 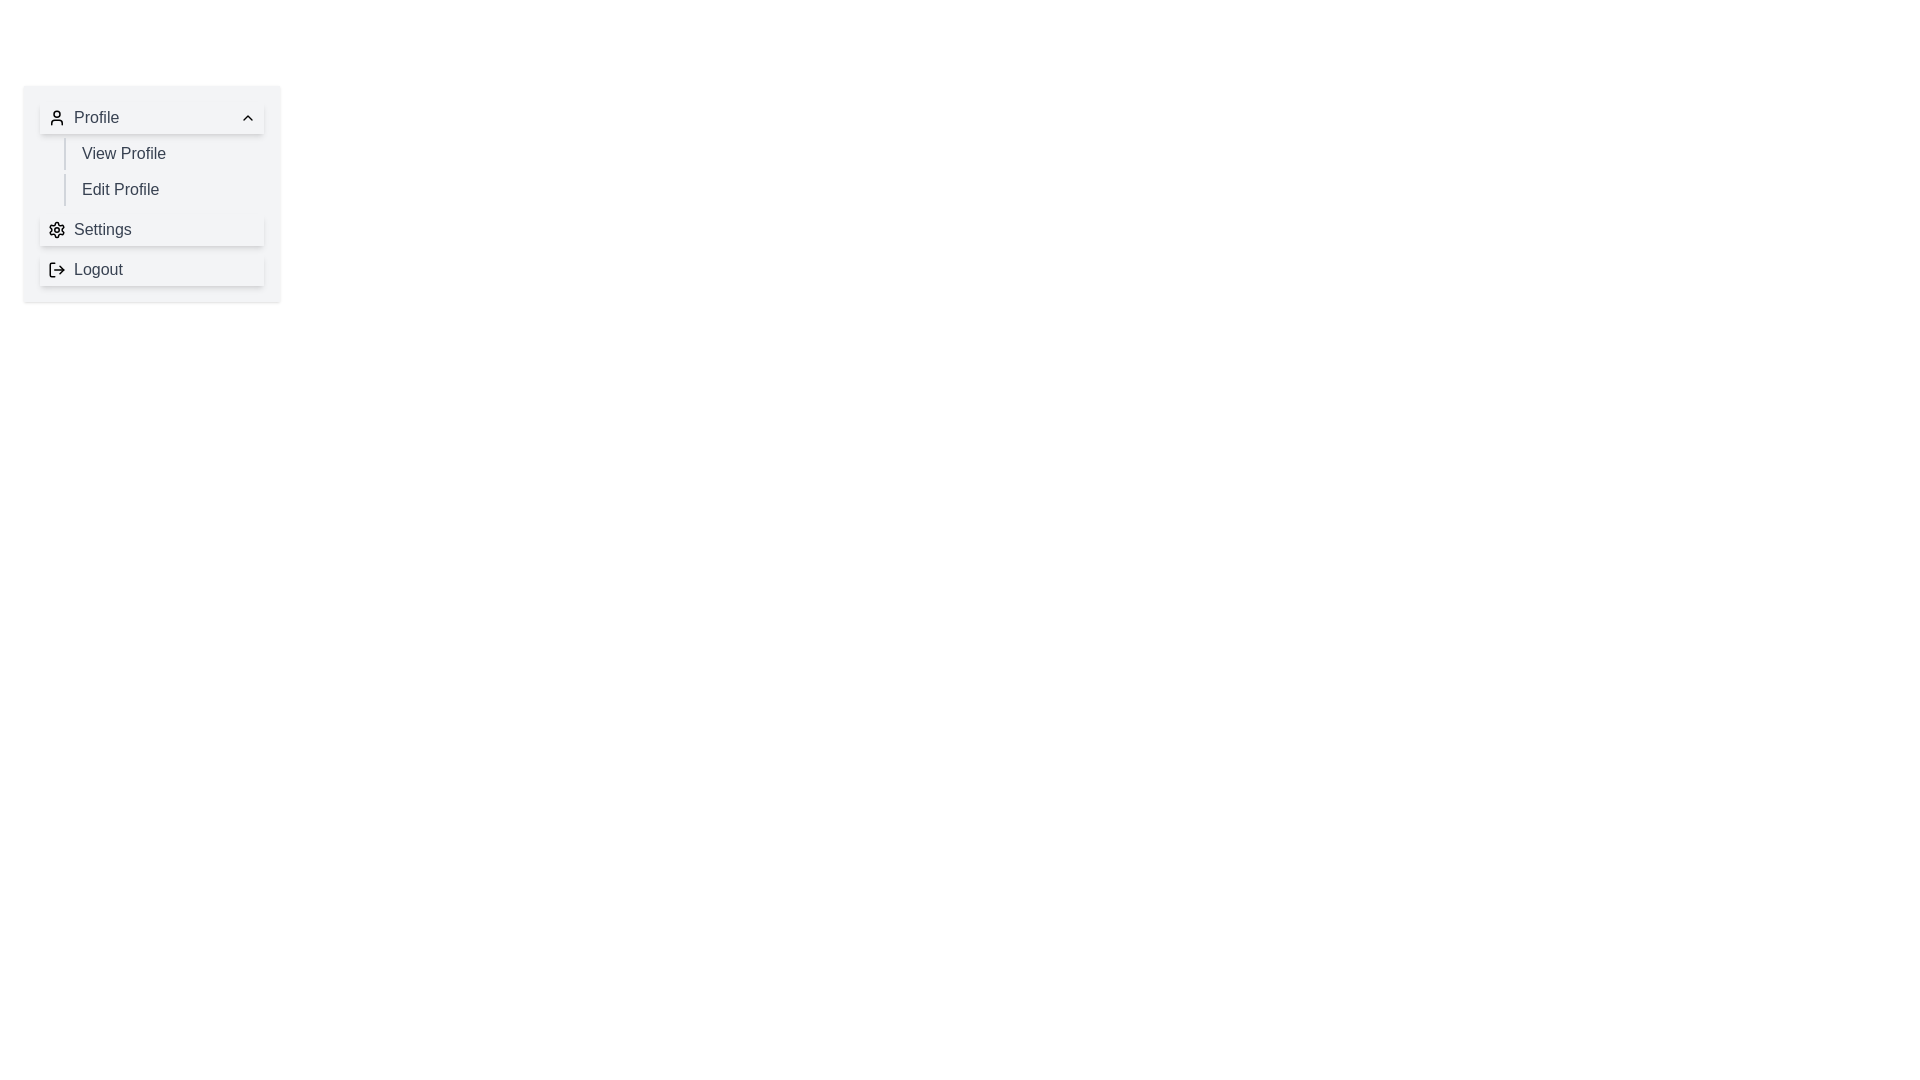 I want to click on the SVG-based log-out icon located at the top-left corner of the interface, so click(x=57, y=270).